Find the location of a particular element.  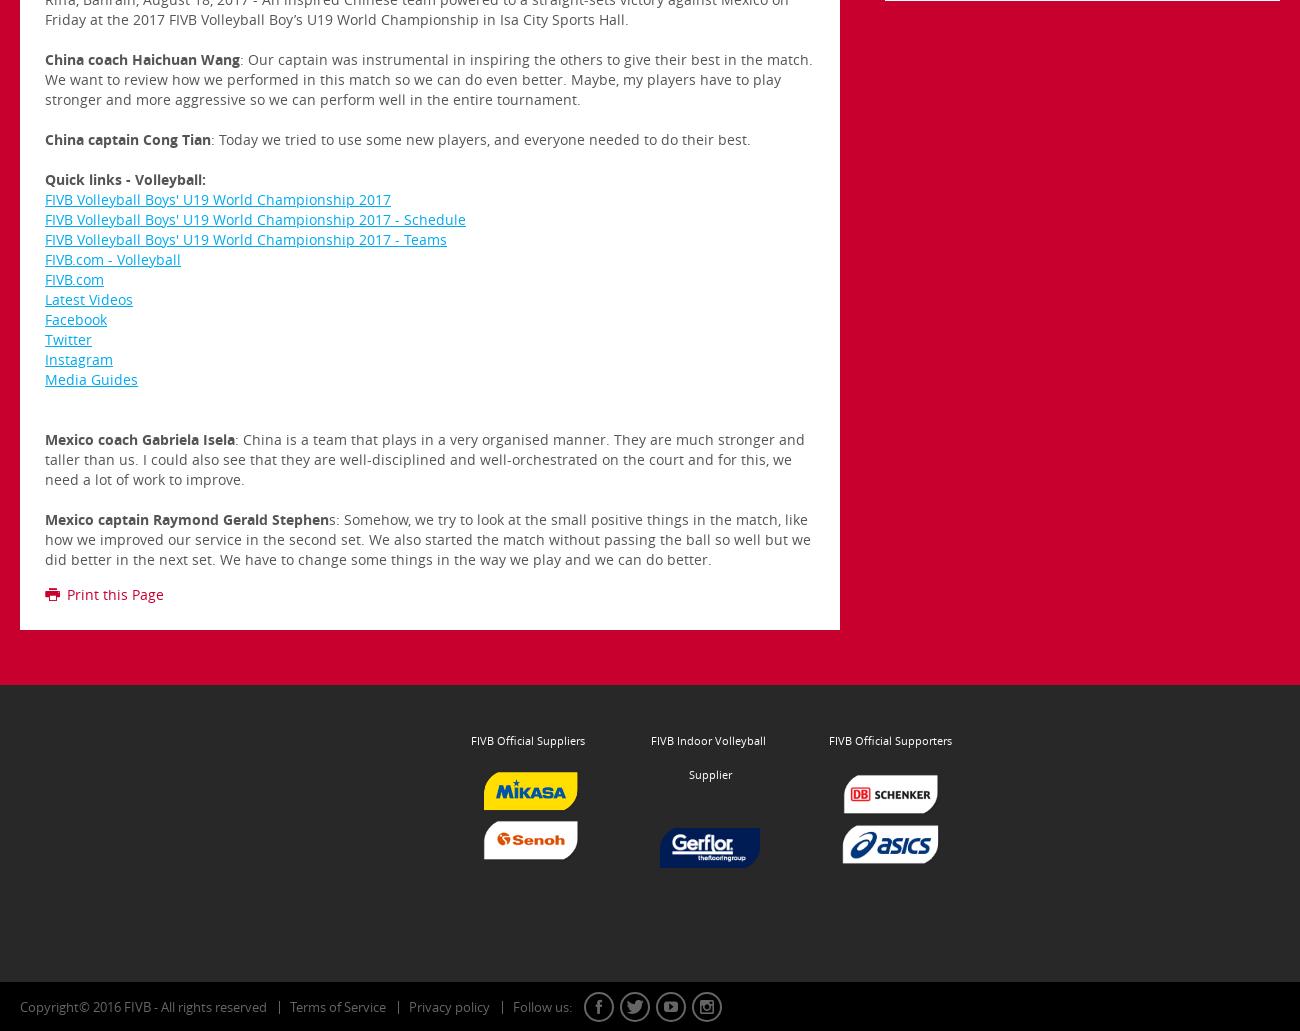

'Terms of Service' is located at coordinates (337, 1005).